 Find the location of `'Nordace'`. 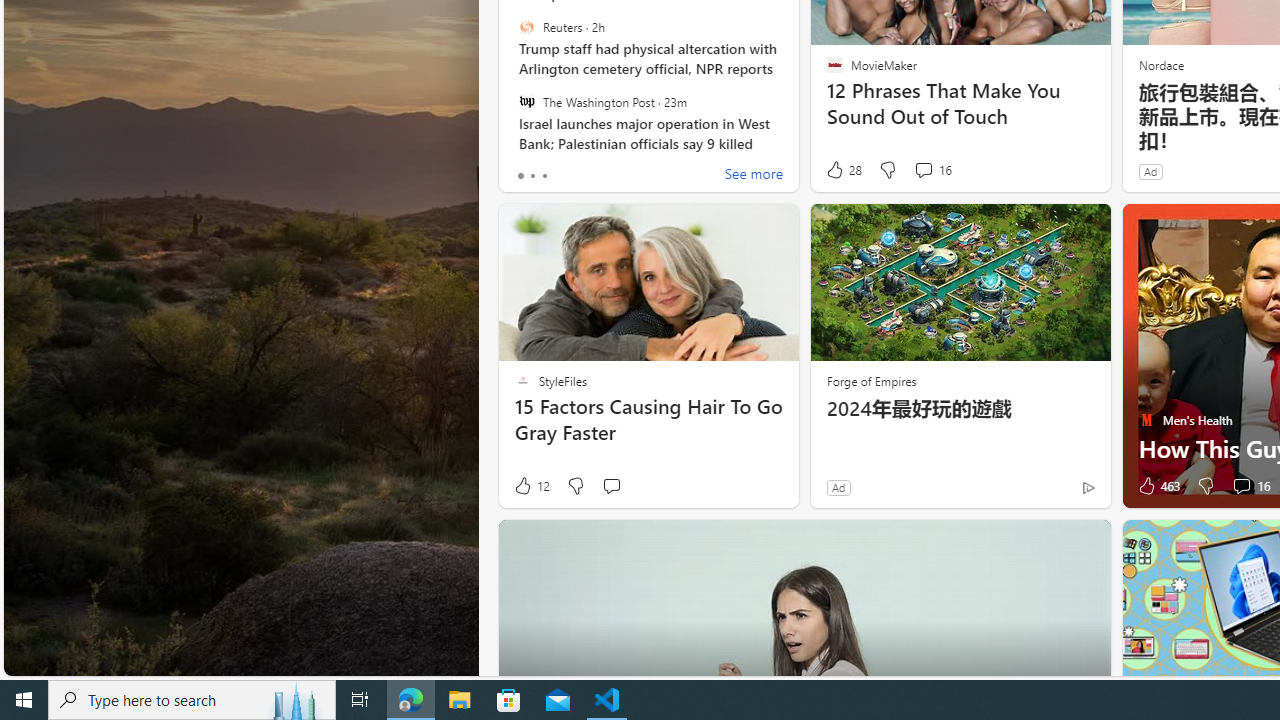

'Nordace' is located at coordinates (1160, 63).